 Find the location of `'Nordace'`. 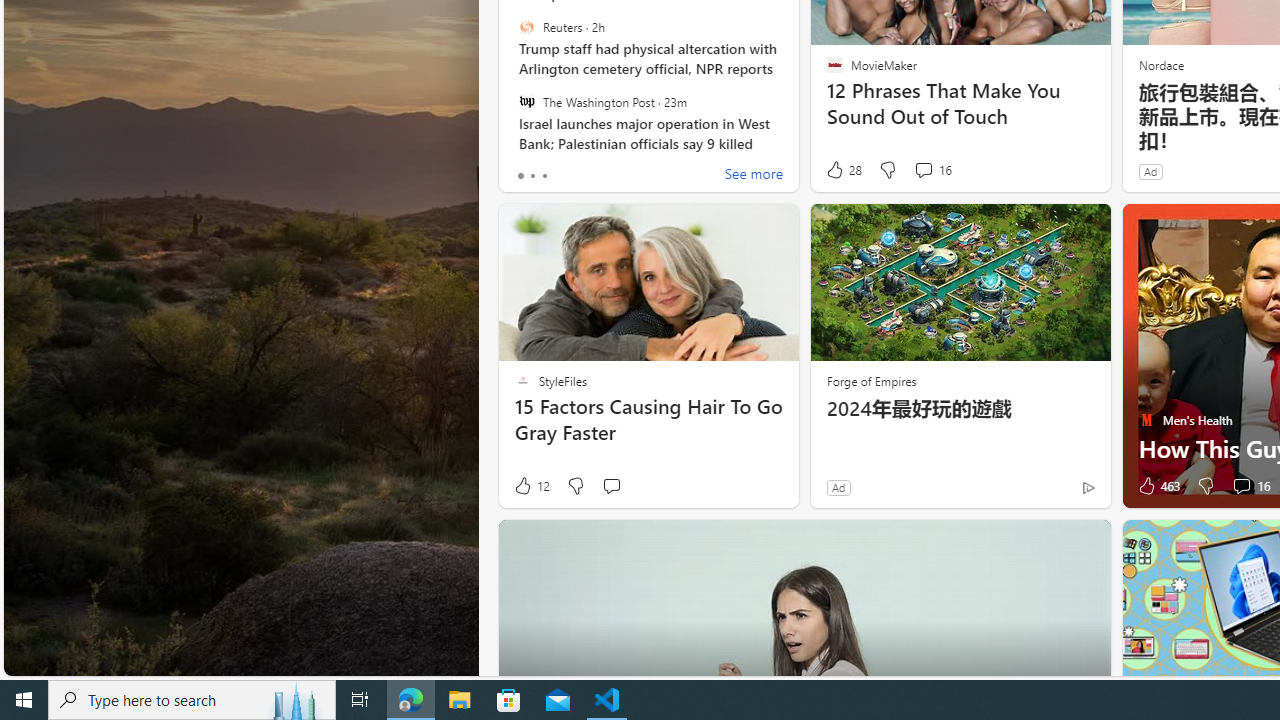

'Nordace' is located at coordinates (1160, 63).